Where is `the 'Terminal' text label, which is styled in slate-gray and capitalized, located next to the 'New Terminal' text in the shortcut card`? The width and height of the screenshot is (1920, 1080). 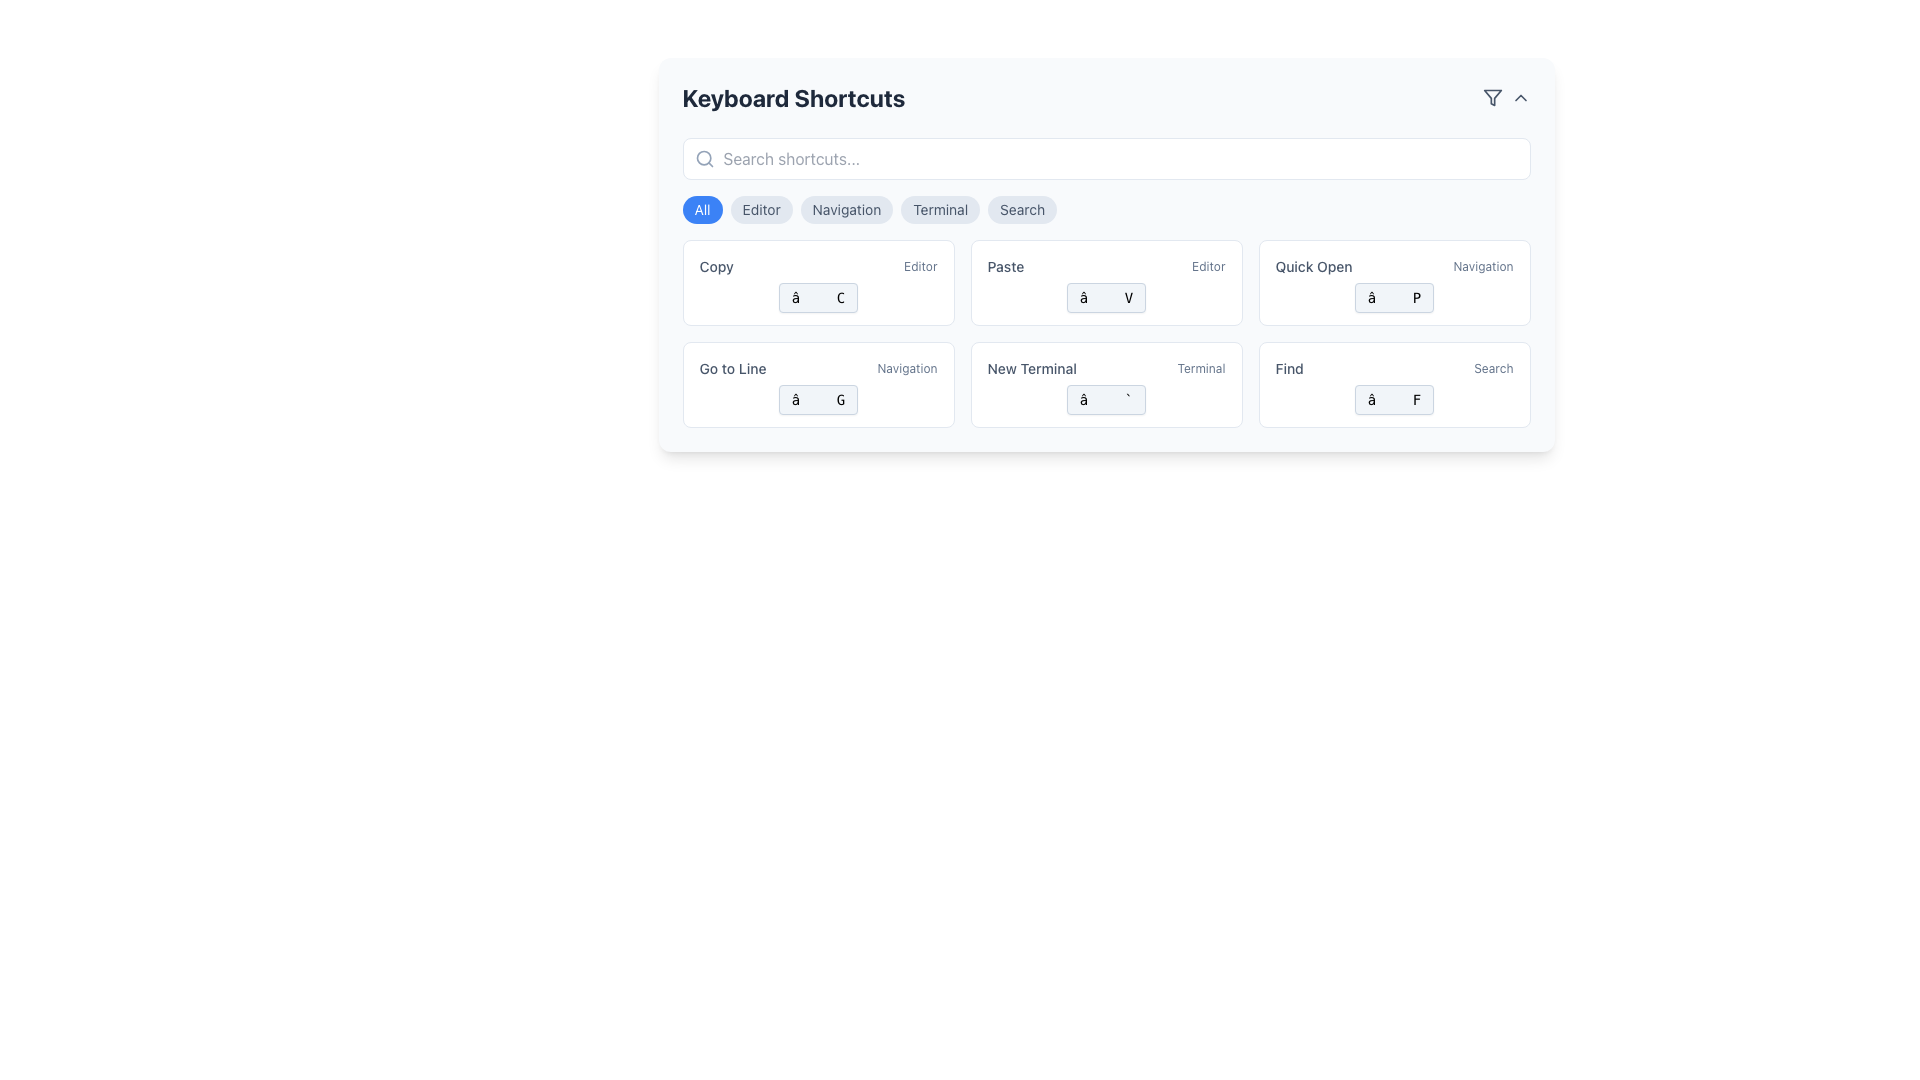 the 'Terminal' text label, which is styled in slate-gray and capitalized, located next to the 'New Terminal' text in the shortcut card is located at coordinates (1200, 369).